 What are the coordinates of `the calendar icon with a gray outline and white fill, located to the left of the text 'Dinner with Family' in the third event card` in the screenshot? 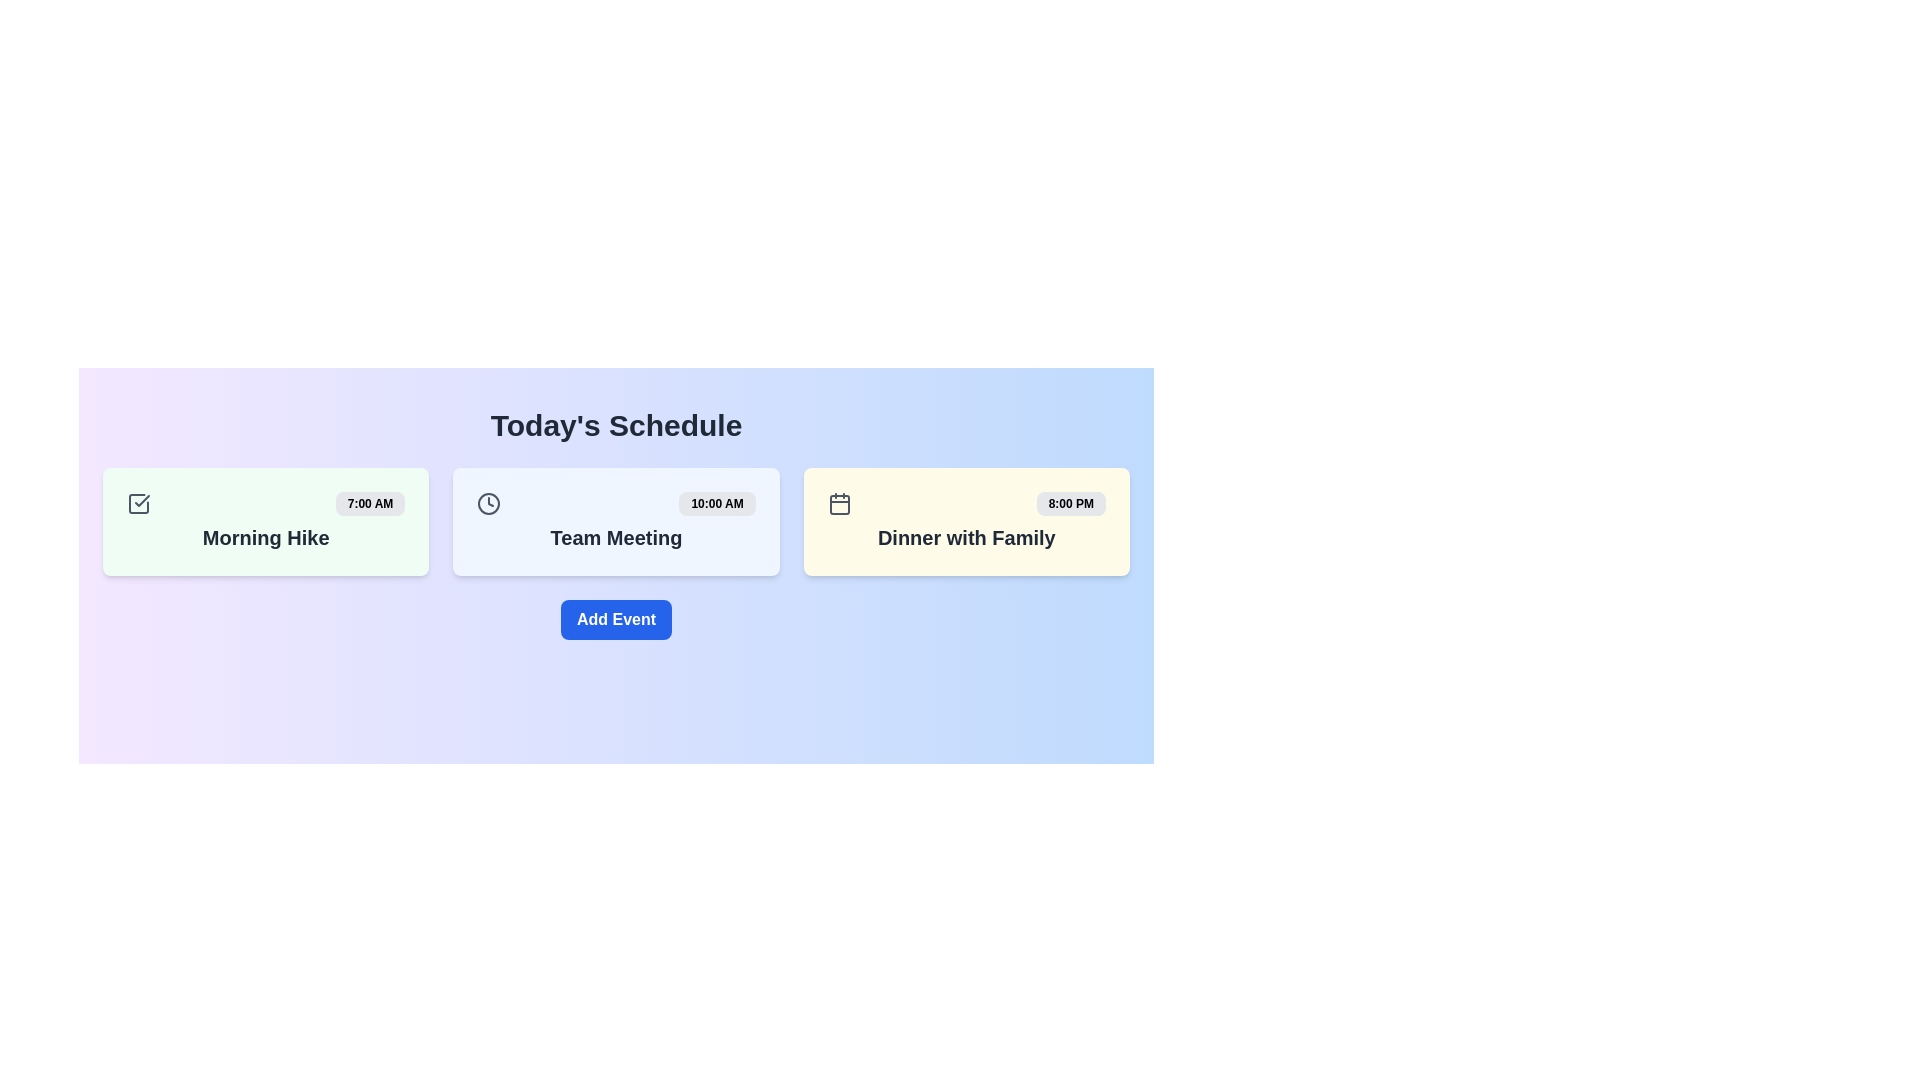 It's located at (839, 503).